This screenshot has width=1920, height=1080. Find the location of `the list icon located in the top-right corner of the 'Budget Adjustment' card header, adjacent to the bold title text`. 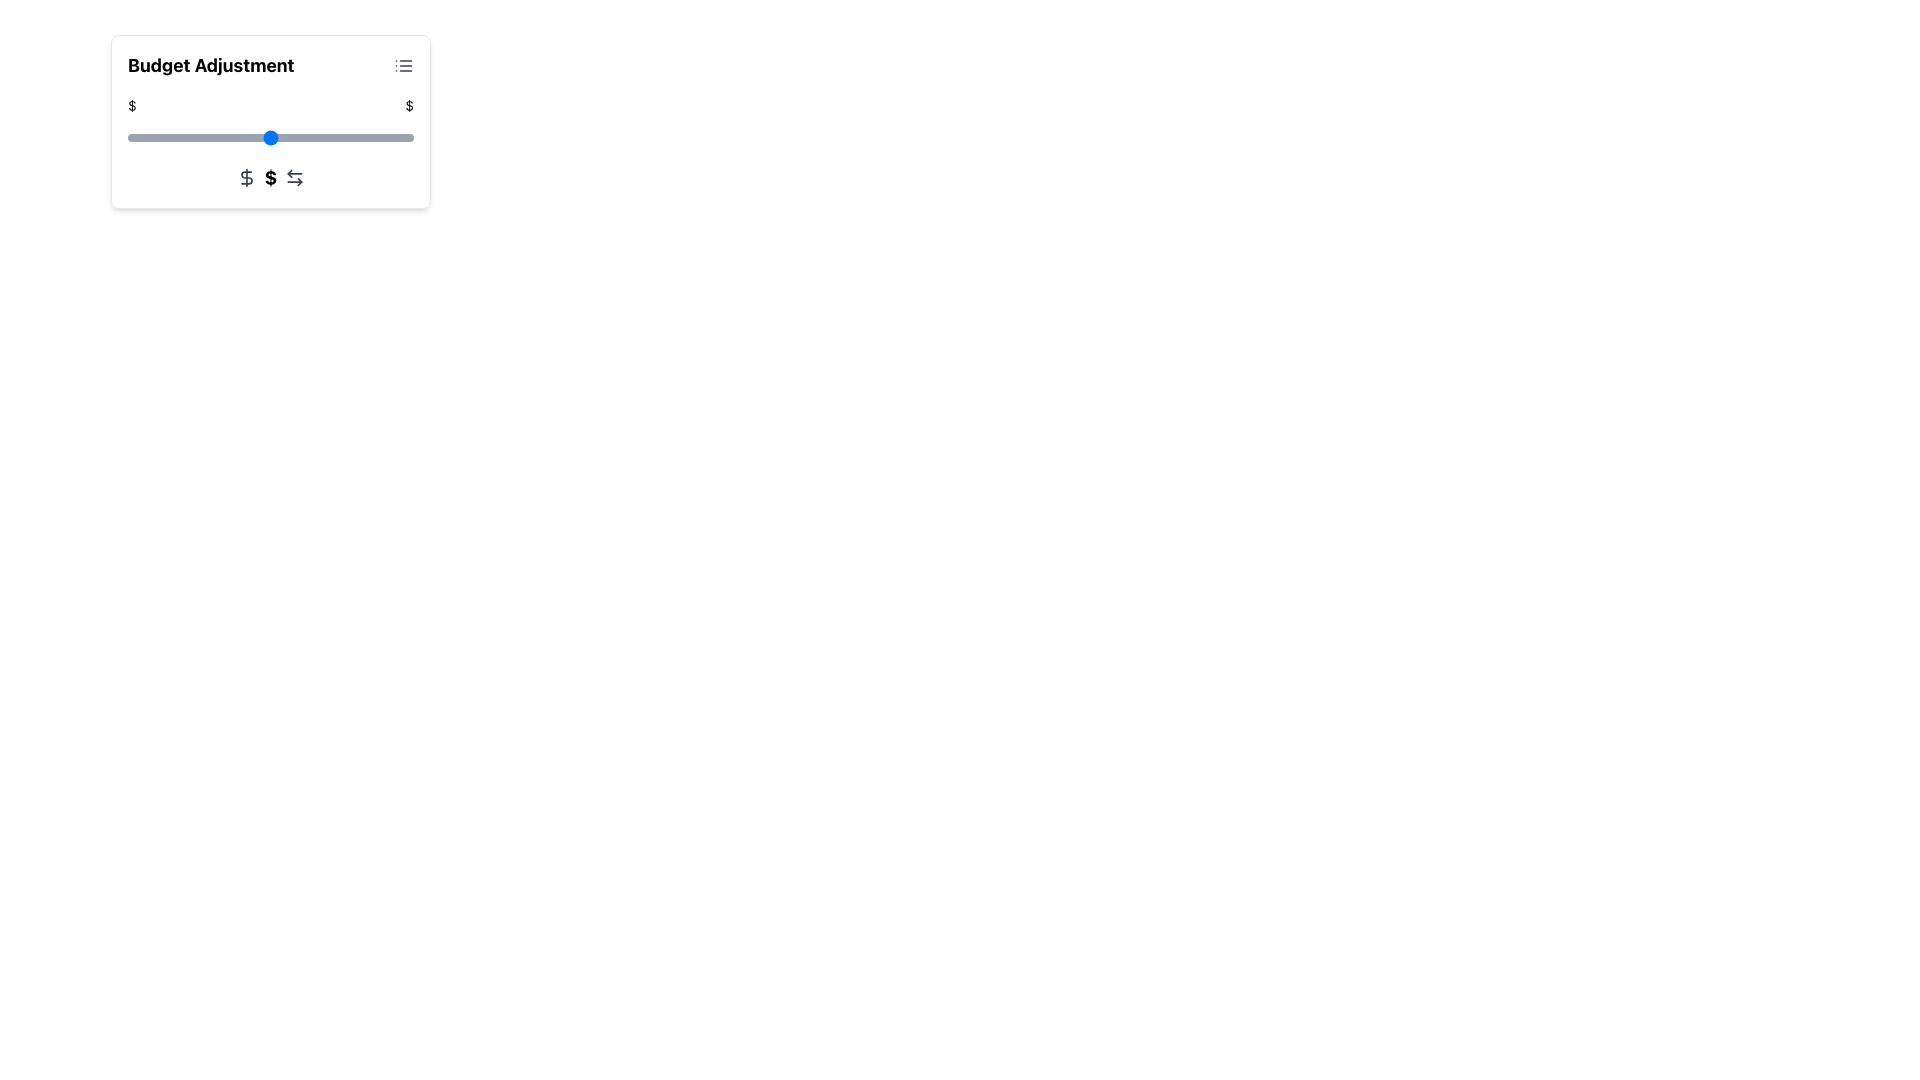

the list icon located in the top-right corner of the 'Budget Adjustment' card header, adjacent to the bold title text is located at coordinates (402, 64).